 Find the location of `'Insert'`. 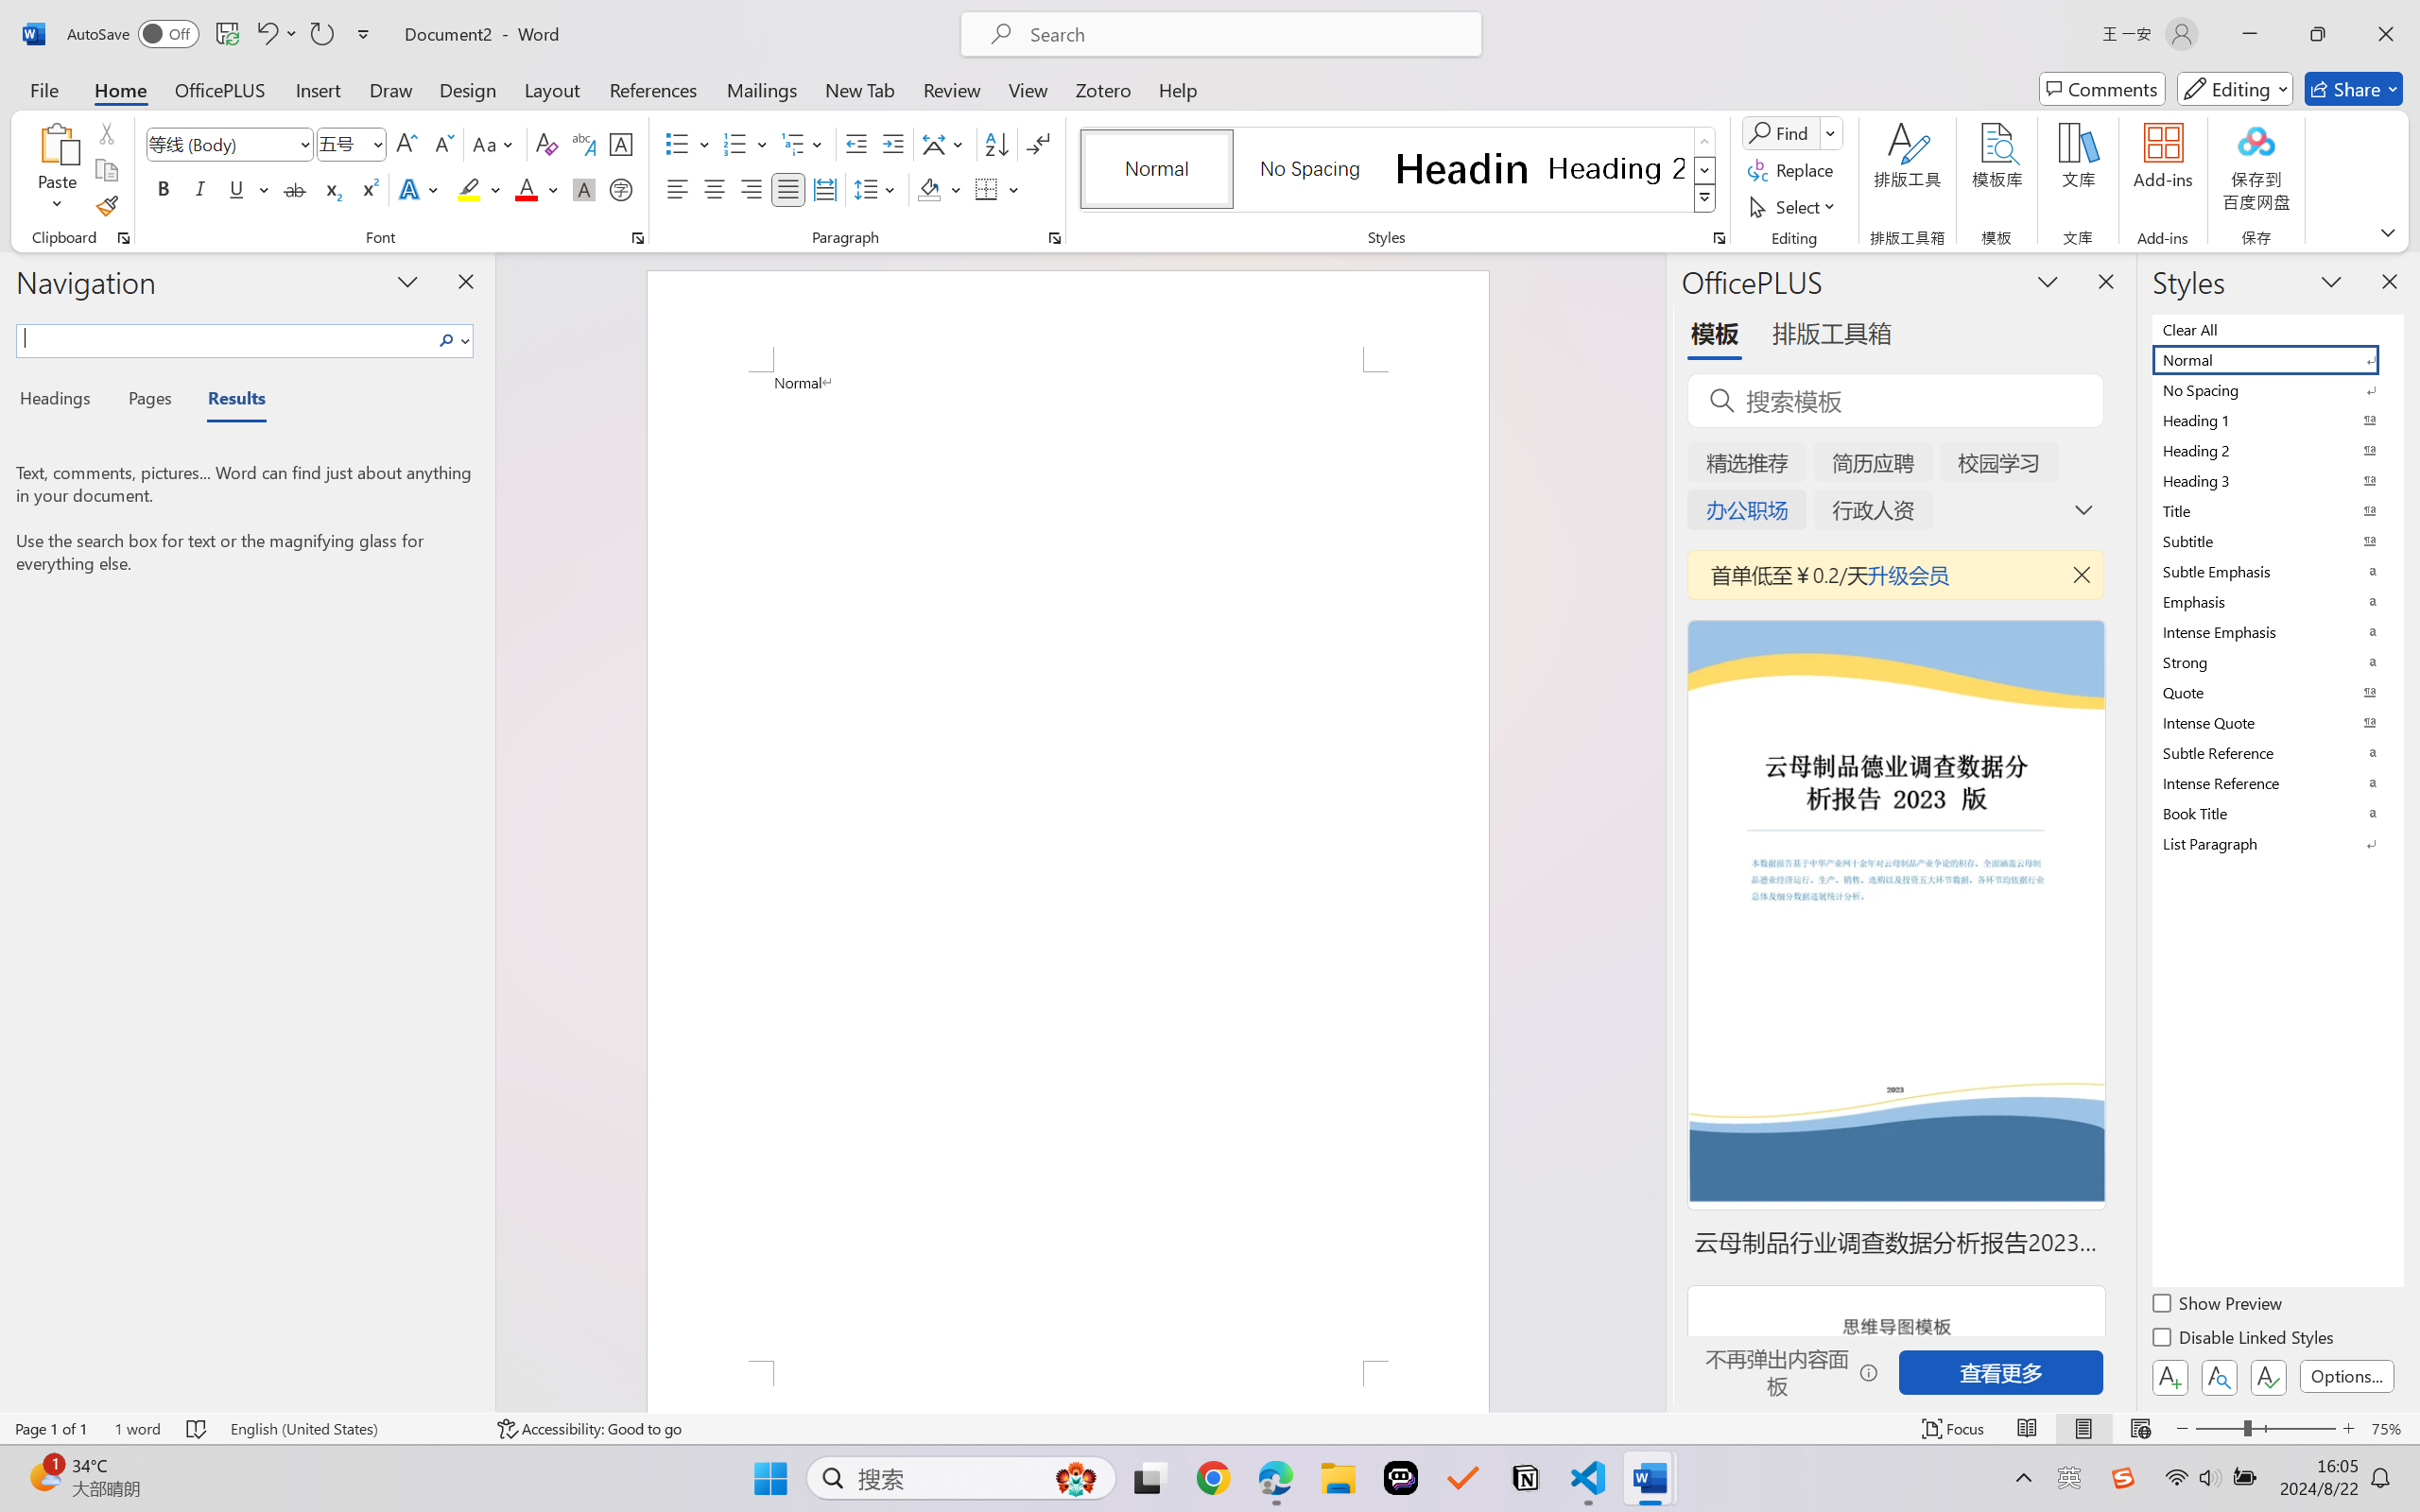

'Insert' is located at coordinates (317, 88).